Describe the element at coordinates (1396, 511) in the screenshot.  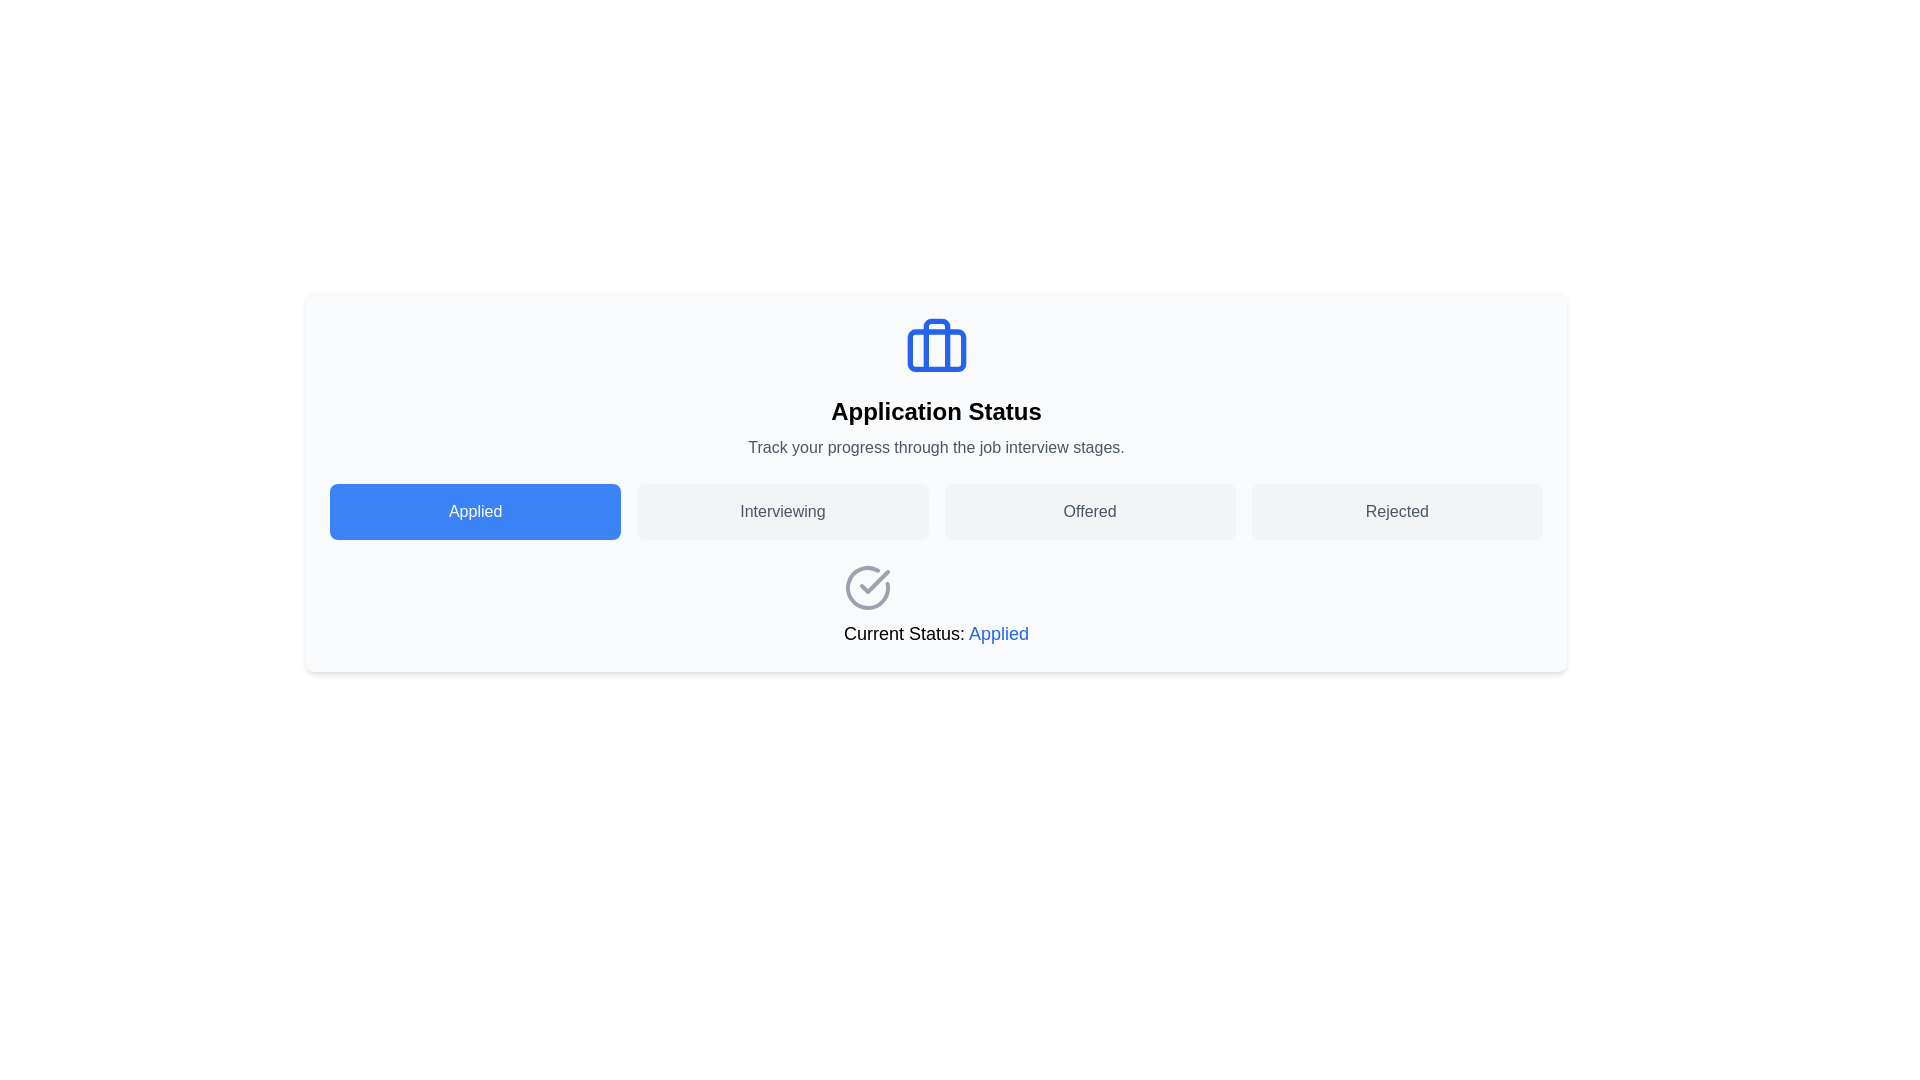
I see `the button labeled 'Rejected' with a light gray background and gray text using keyboard keys` at that location.